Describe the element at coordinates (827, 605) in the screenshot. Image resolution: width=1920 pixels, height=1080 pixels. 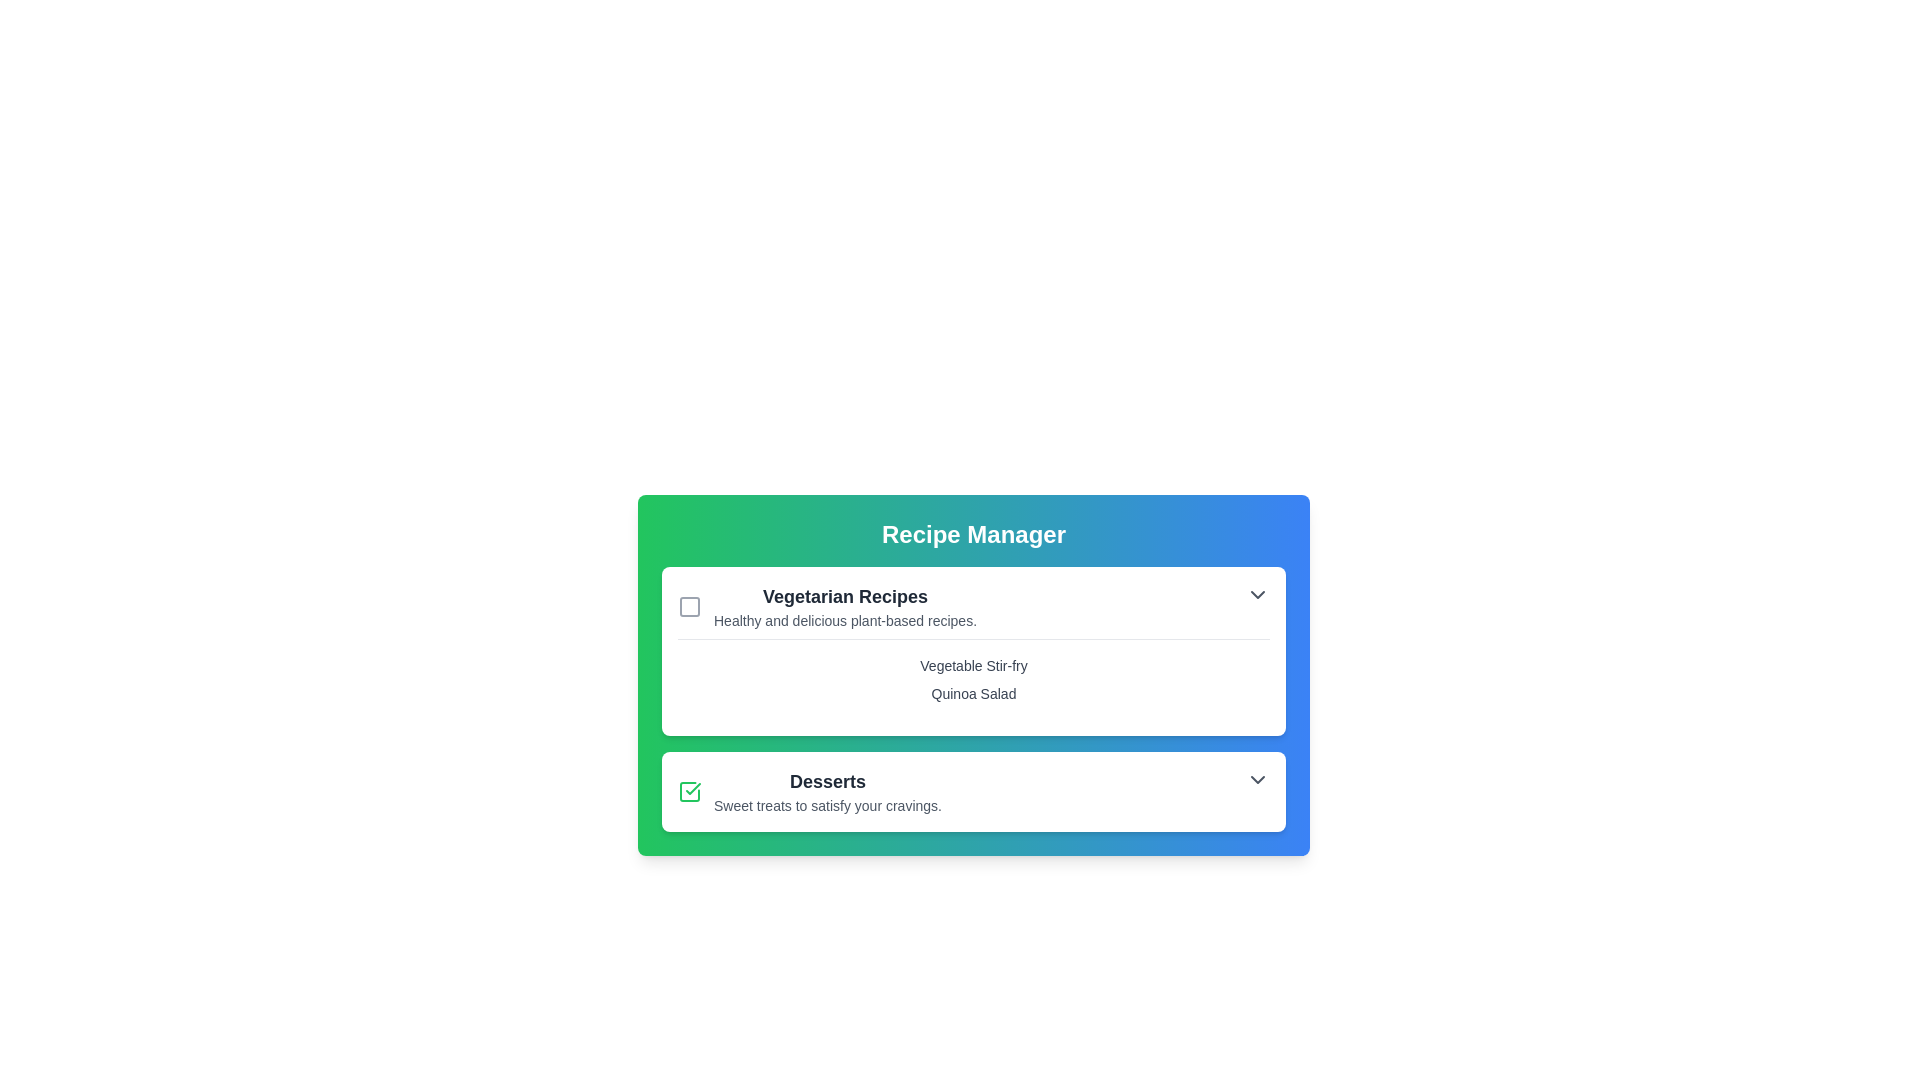
I see `the 'Vegetarian Recipes' label and description pair located at the top area of the 'Recipe Manager' content box, positioned to the left of a downward-facing arrow icon` at that location.